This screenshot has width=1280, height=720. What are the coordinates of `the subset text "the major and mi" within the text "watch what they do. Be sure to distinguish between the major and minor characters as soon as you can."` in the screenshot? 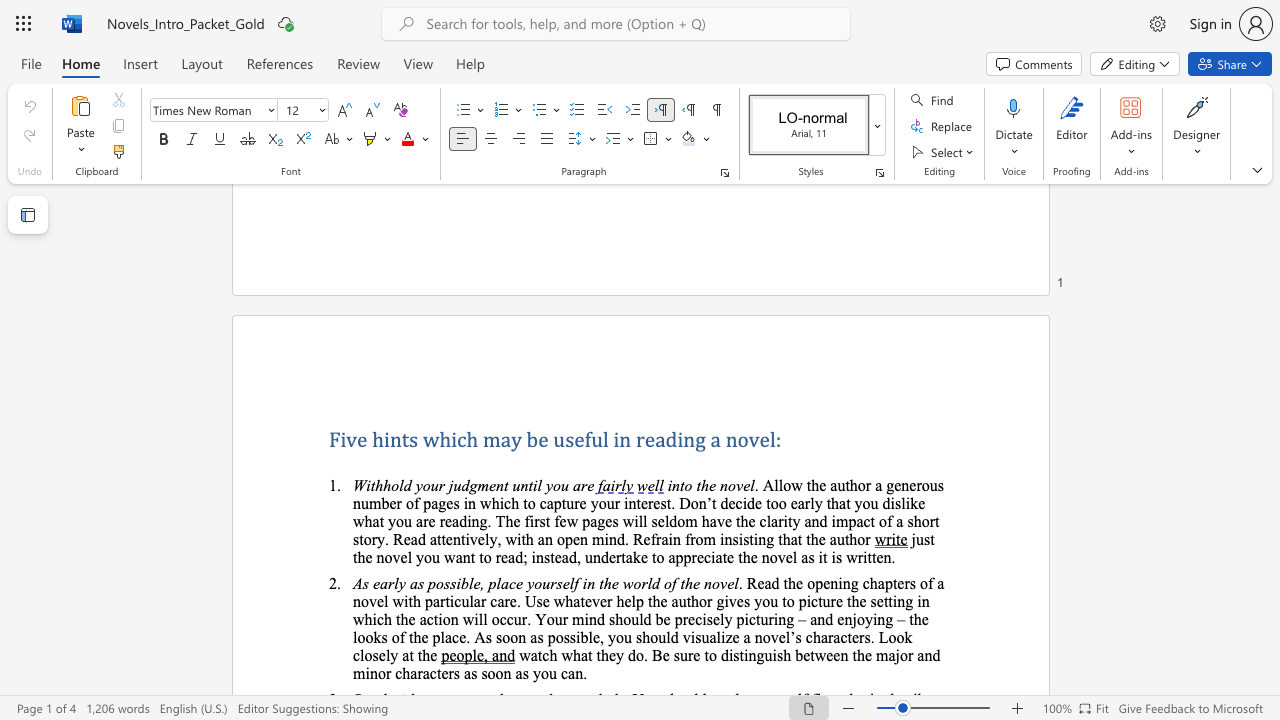 It's located at (852, 655).